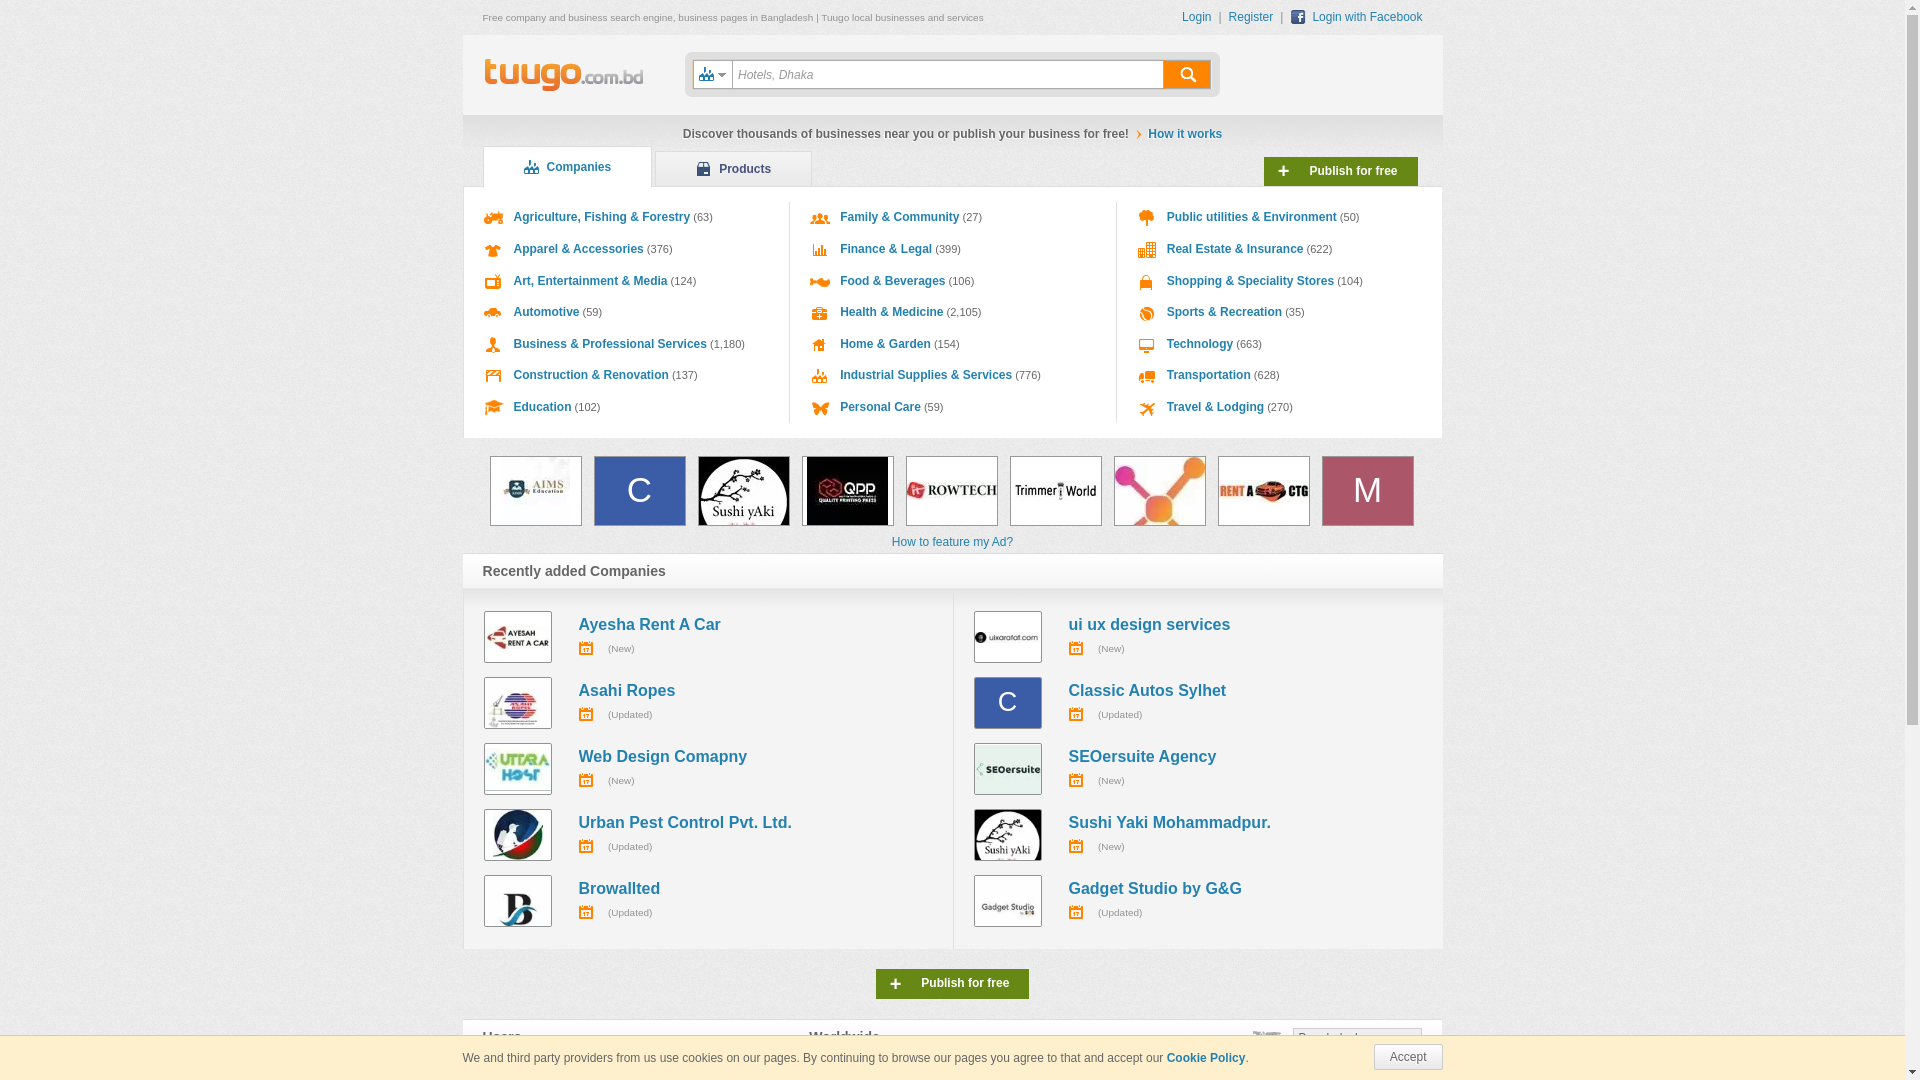 The image size is (1920, 1080). I want to click on ' Construction & Renovation (137)', so click(626, 375).